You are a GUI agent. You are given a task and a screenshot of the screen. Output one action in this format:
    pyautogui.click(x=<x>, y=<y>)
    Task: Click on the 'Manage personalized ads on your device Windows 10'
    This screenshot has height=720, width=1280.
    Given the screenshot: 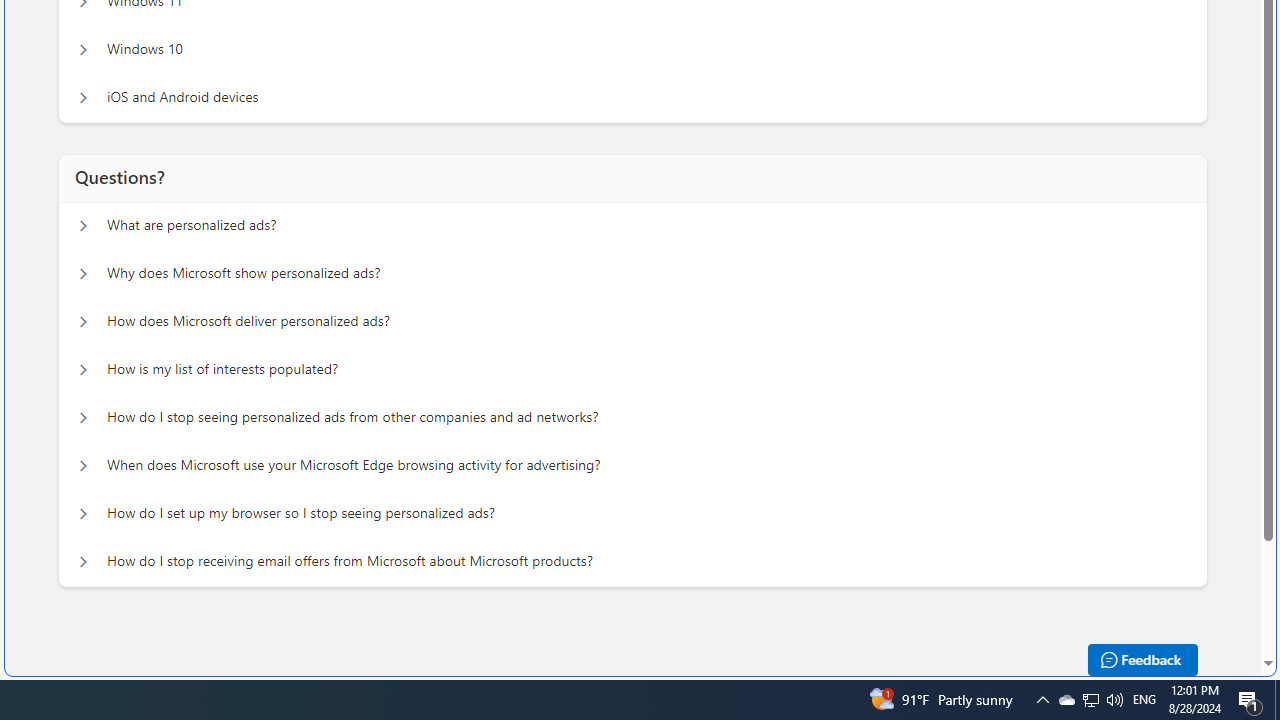 What is the action you would take?
    pyautogui.click(x=82, y=49)
    